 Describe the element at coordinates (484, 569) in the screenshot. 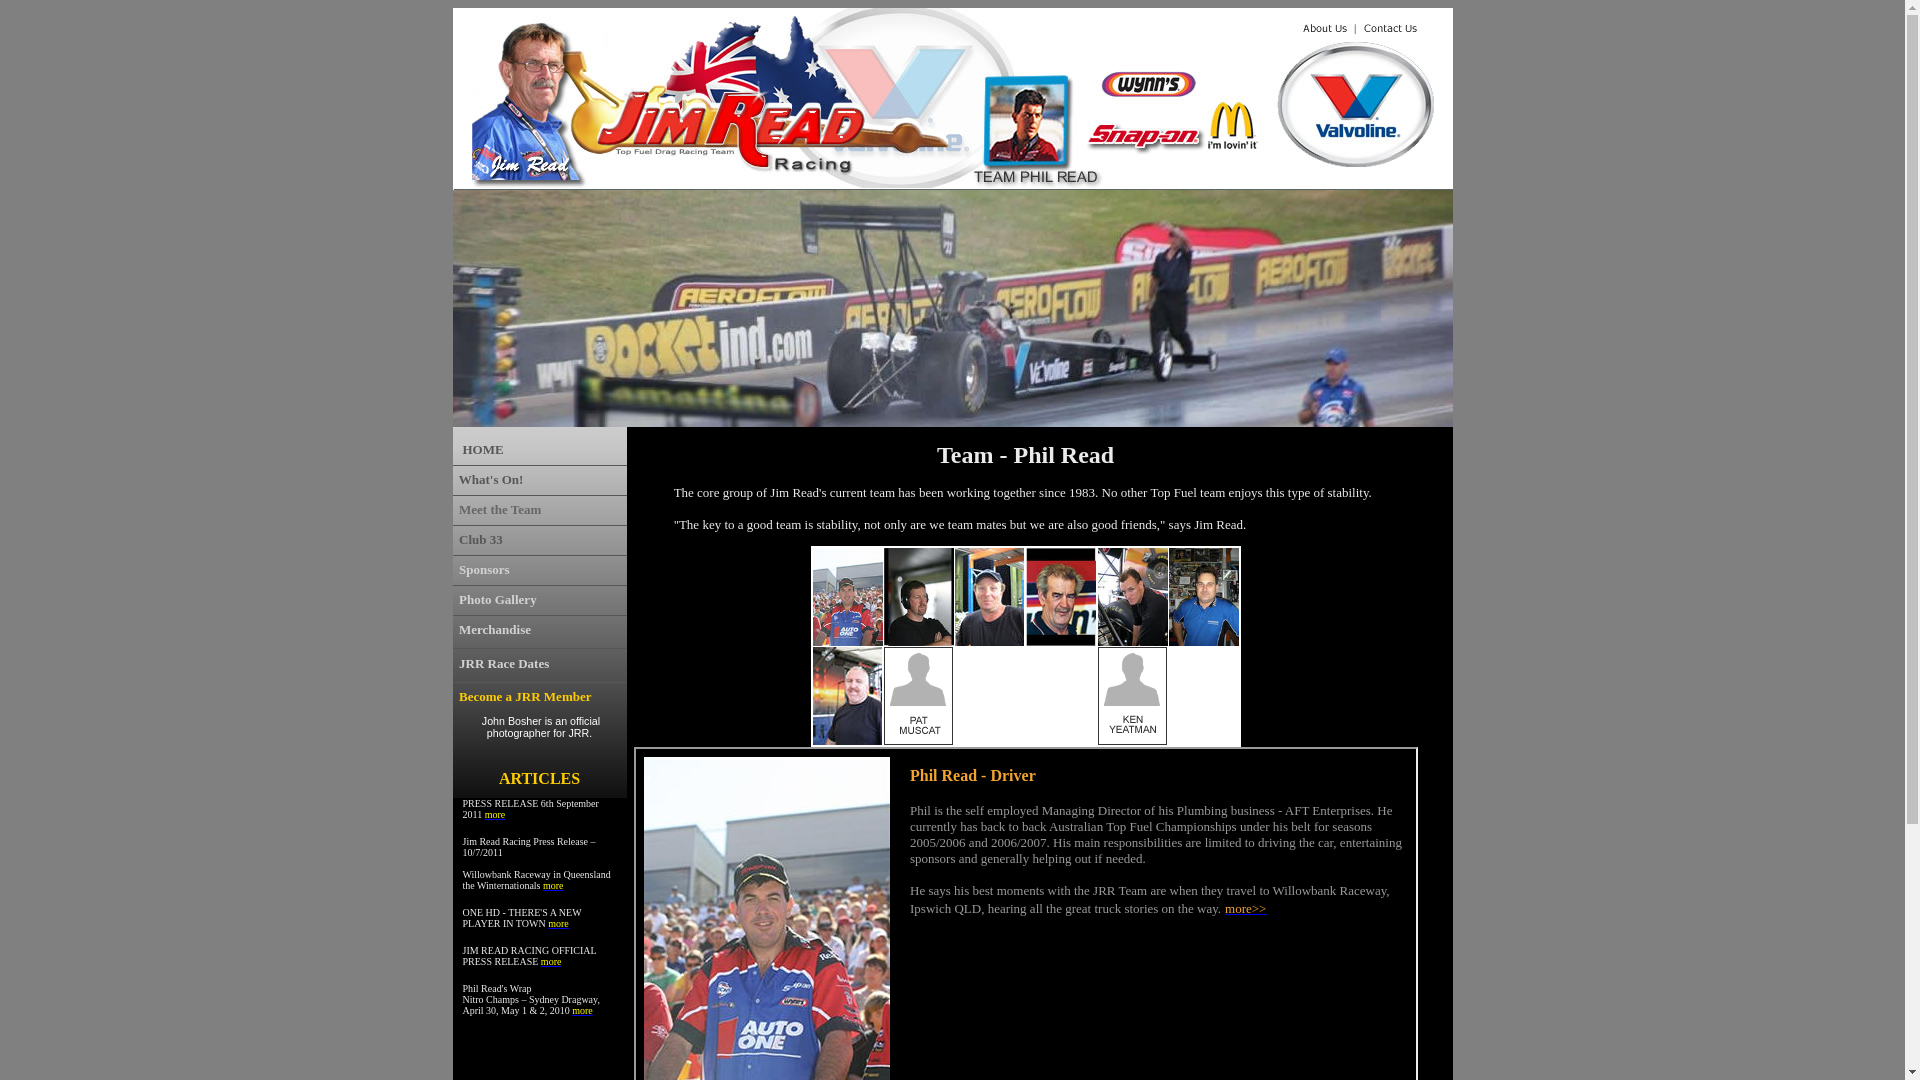

I see `'Sponsors'` at that location.